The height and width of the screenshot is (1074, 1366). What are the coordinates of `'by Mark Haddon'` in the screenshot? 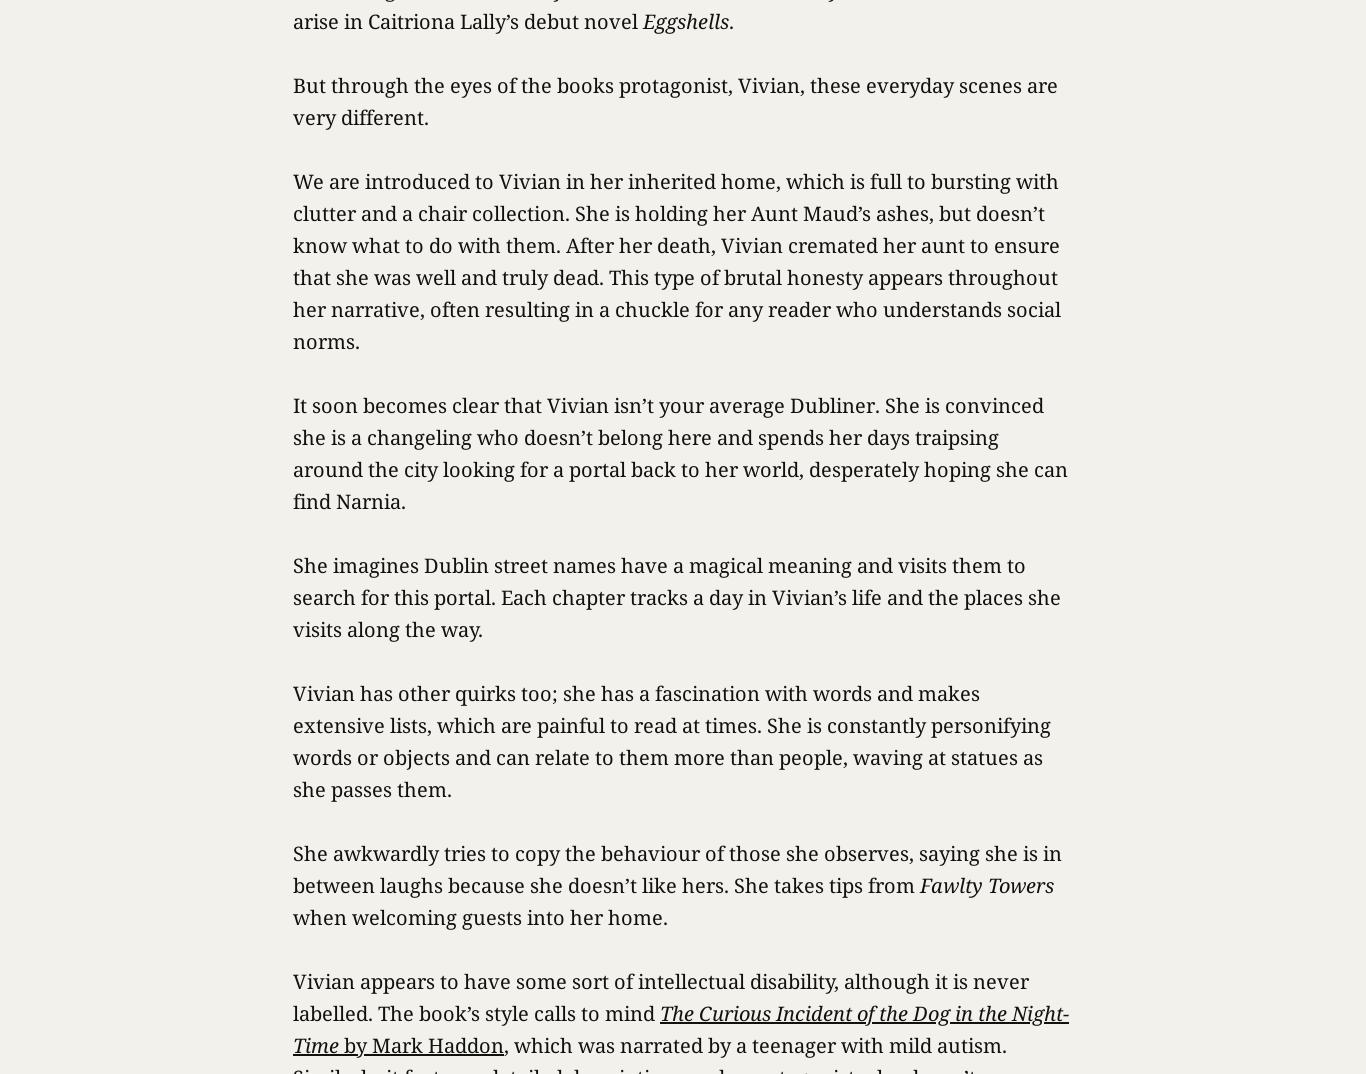 It's located at (420, 1045).